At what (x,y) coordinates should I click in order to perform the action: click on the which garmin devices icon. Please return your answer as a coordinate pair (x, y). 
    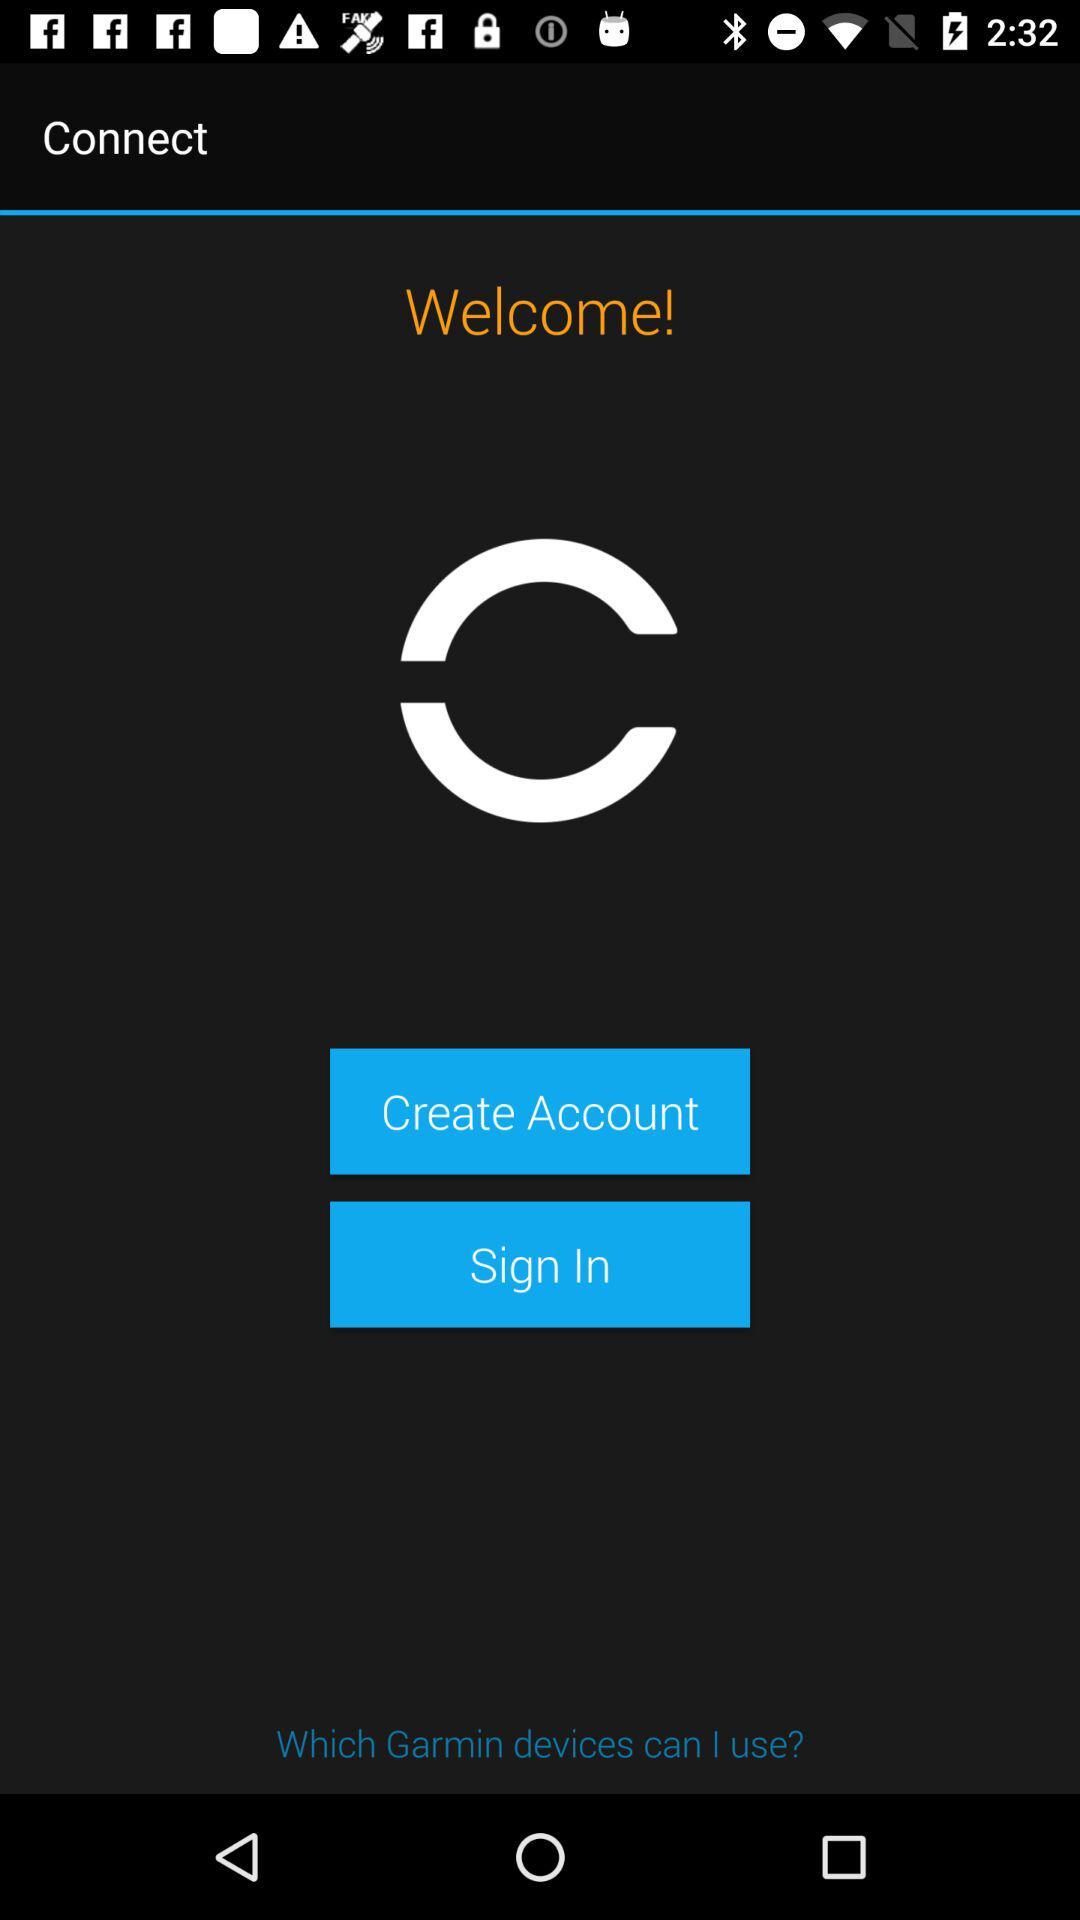
    Looking at the image, I should click on (540, 1741).